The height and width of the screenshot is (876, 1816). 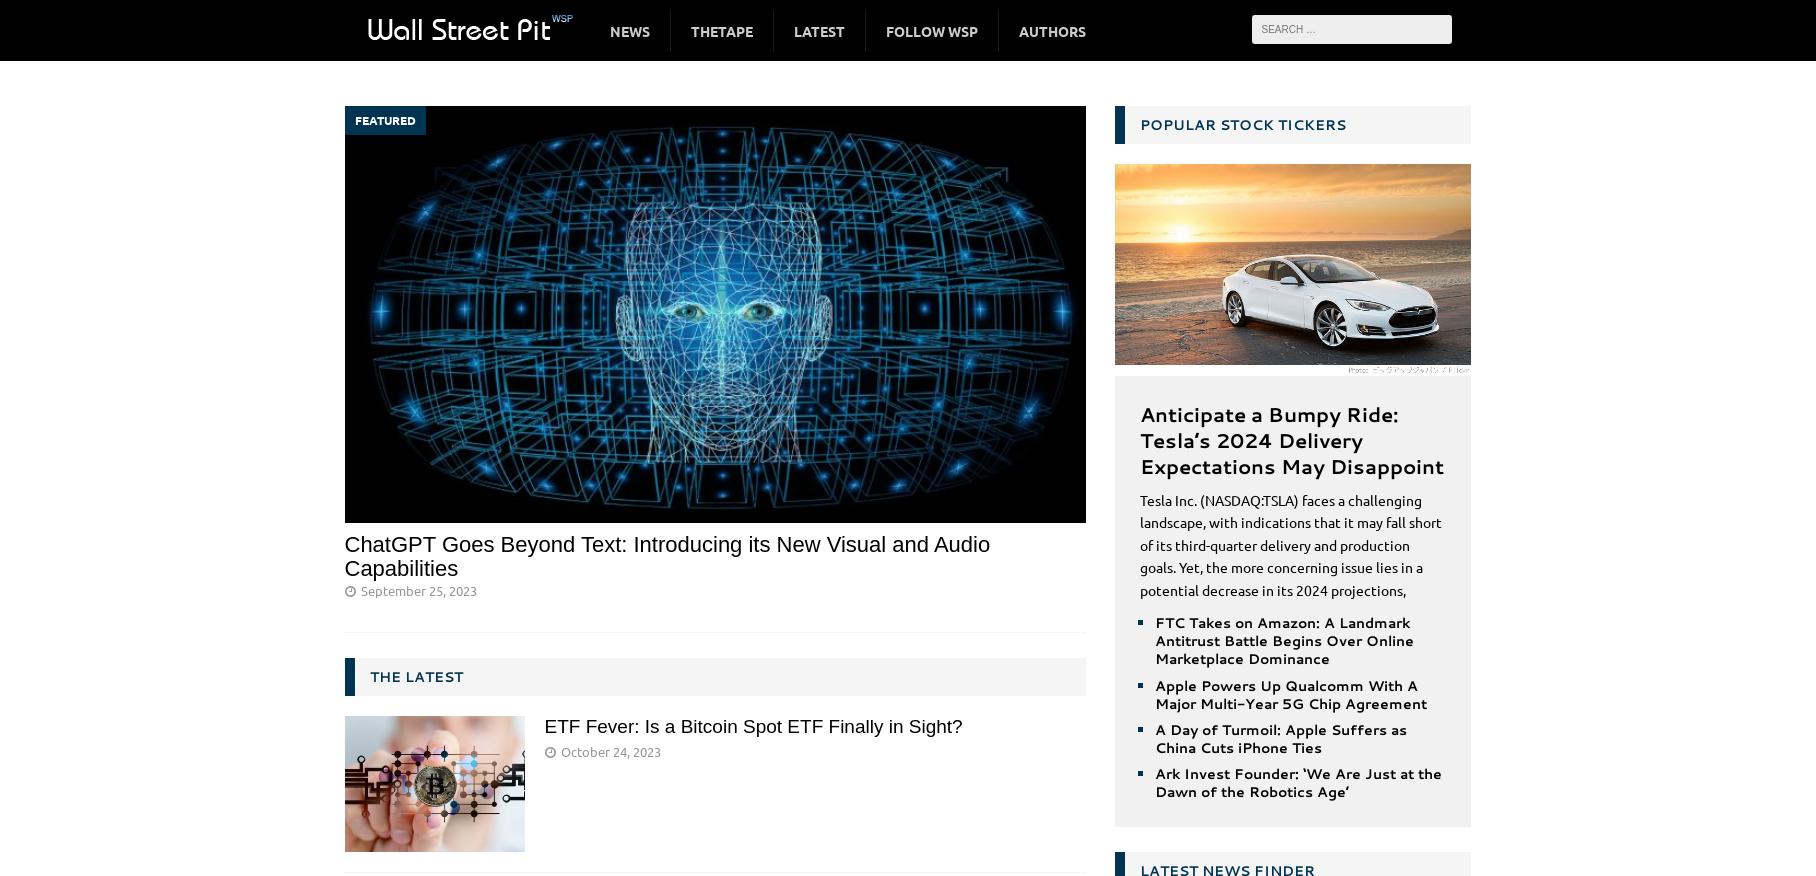 I want to click on 'Tesla Inc. (NASDAQ:TSLA) faces a challenging landscape, with indications that it may fall short of its third-quarter delivery and production goals. Yet, the more concerning issue lies in a potential decrease in its 2024 projections,', so click(x=1137, y=544).